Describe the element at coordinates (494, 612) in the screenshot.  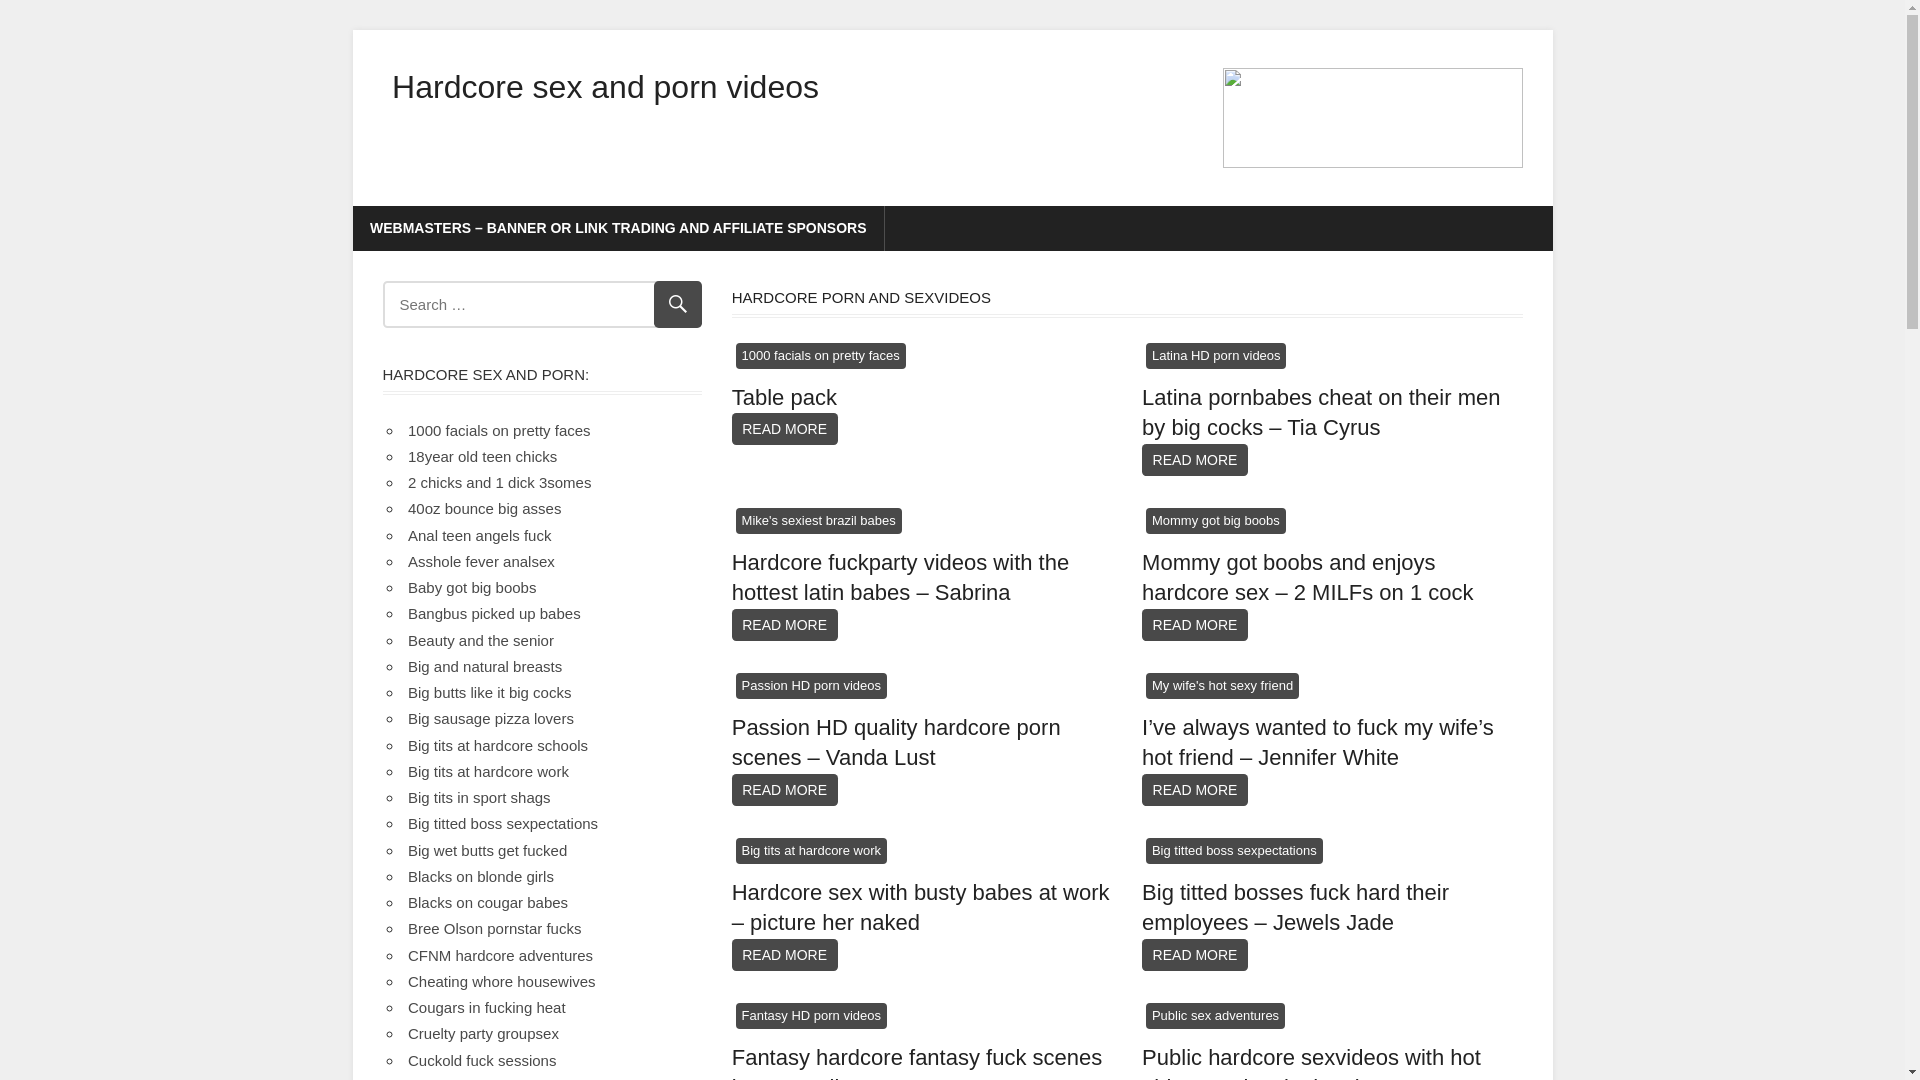
I see `'Bangbus picked up babes'` at that location.